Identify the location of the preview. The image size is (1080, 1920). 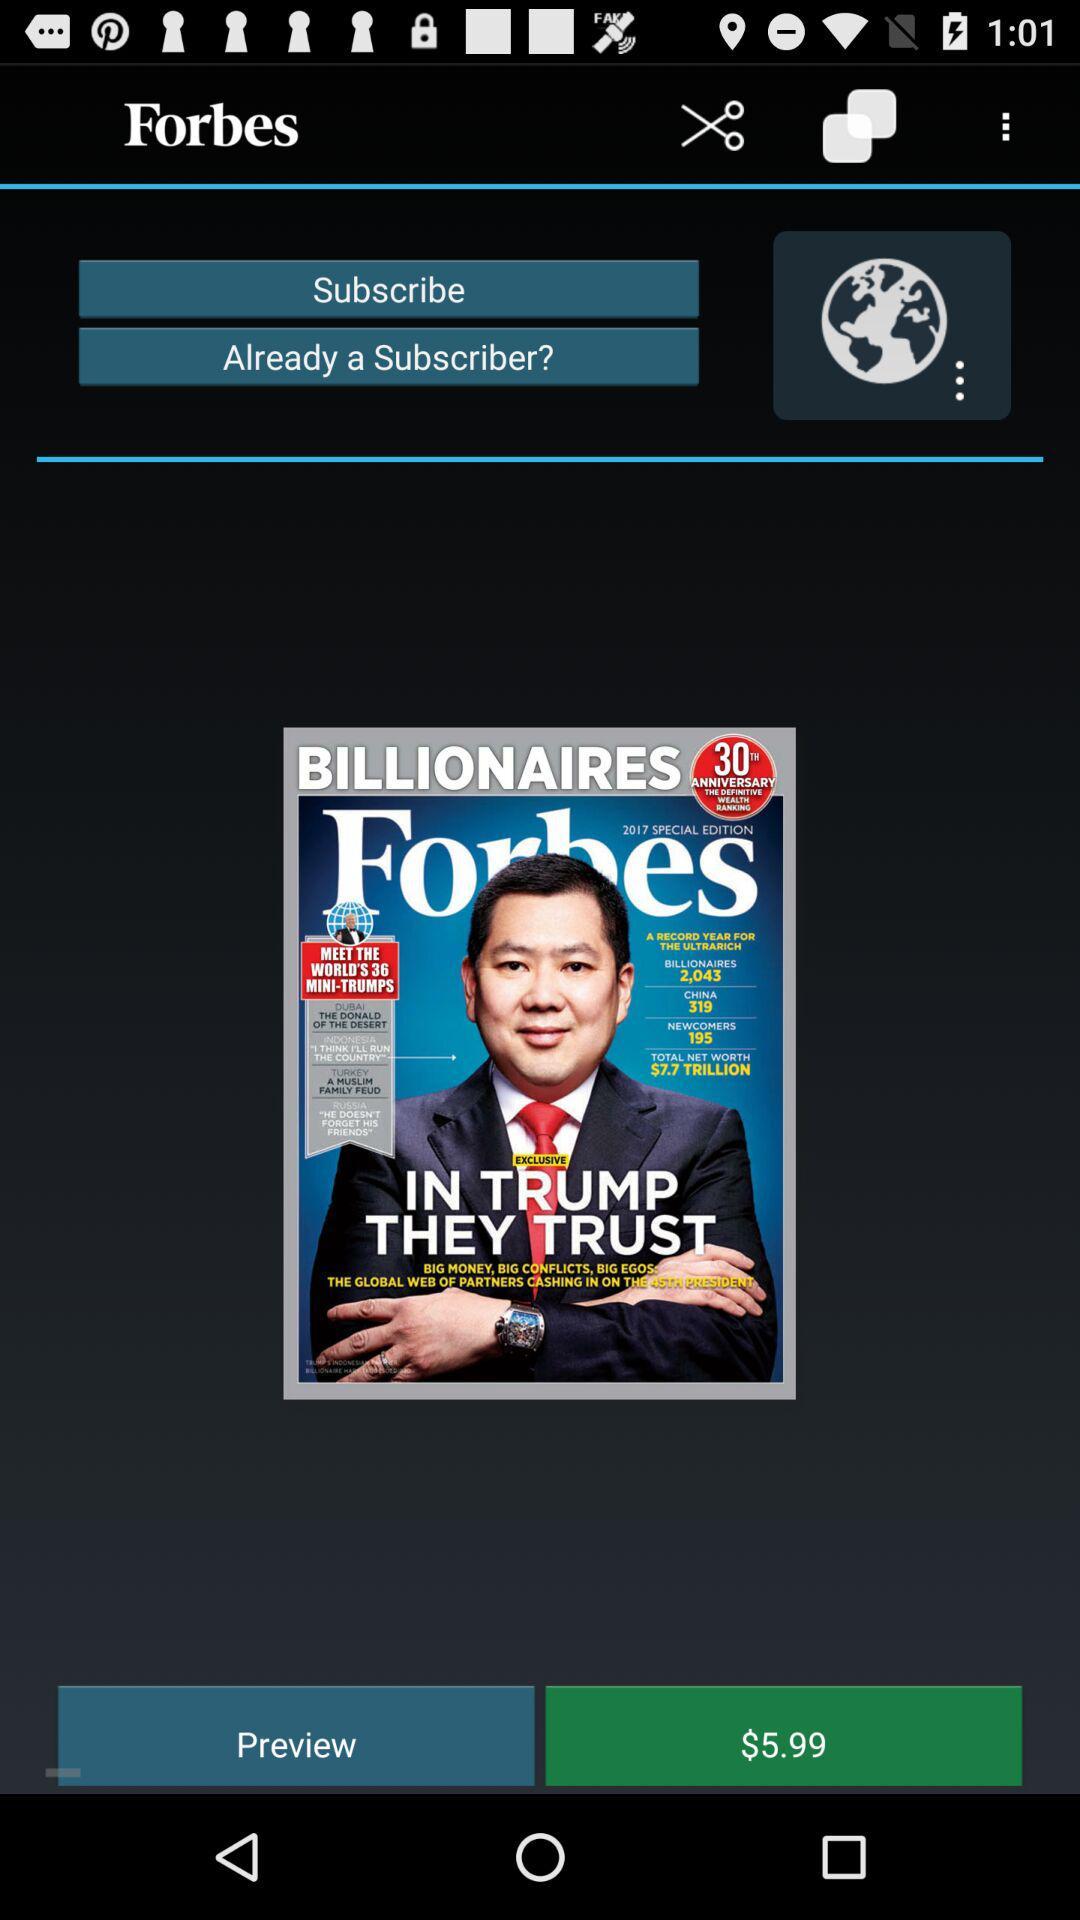
(281, 1732).